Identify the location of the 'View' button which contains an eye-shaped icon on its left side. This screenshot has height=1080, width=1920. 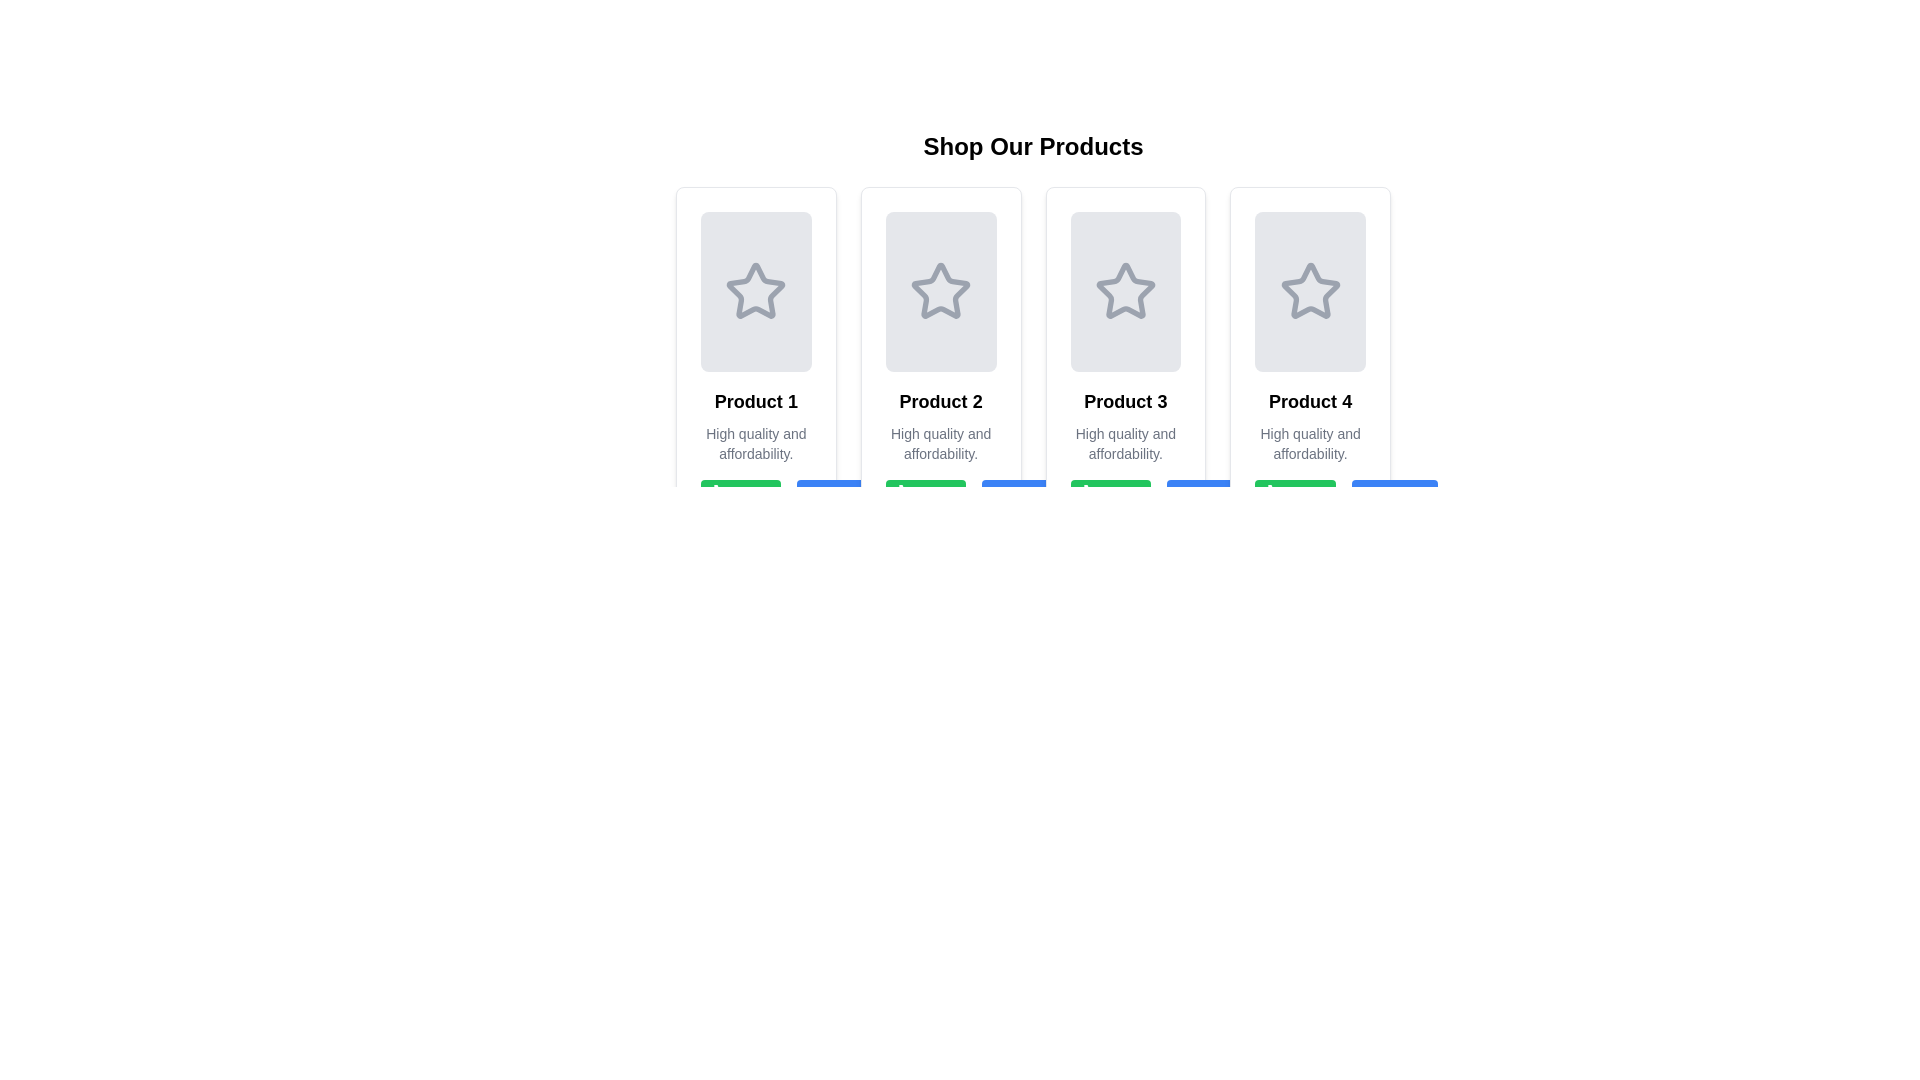
(1374, 495).